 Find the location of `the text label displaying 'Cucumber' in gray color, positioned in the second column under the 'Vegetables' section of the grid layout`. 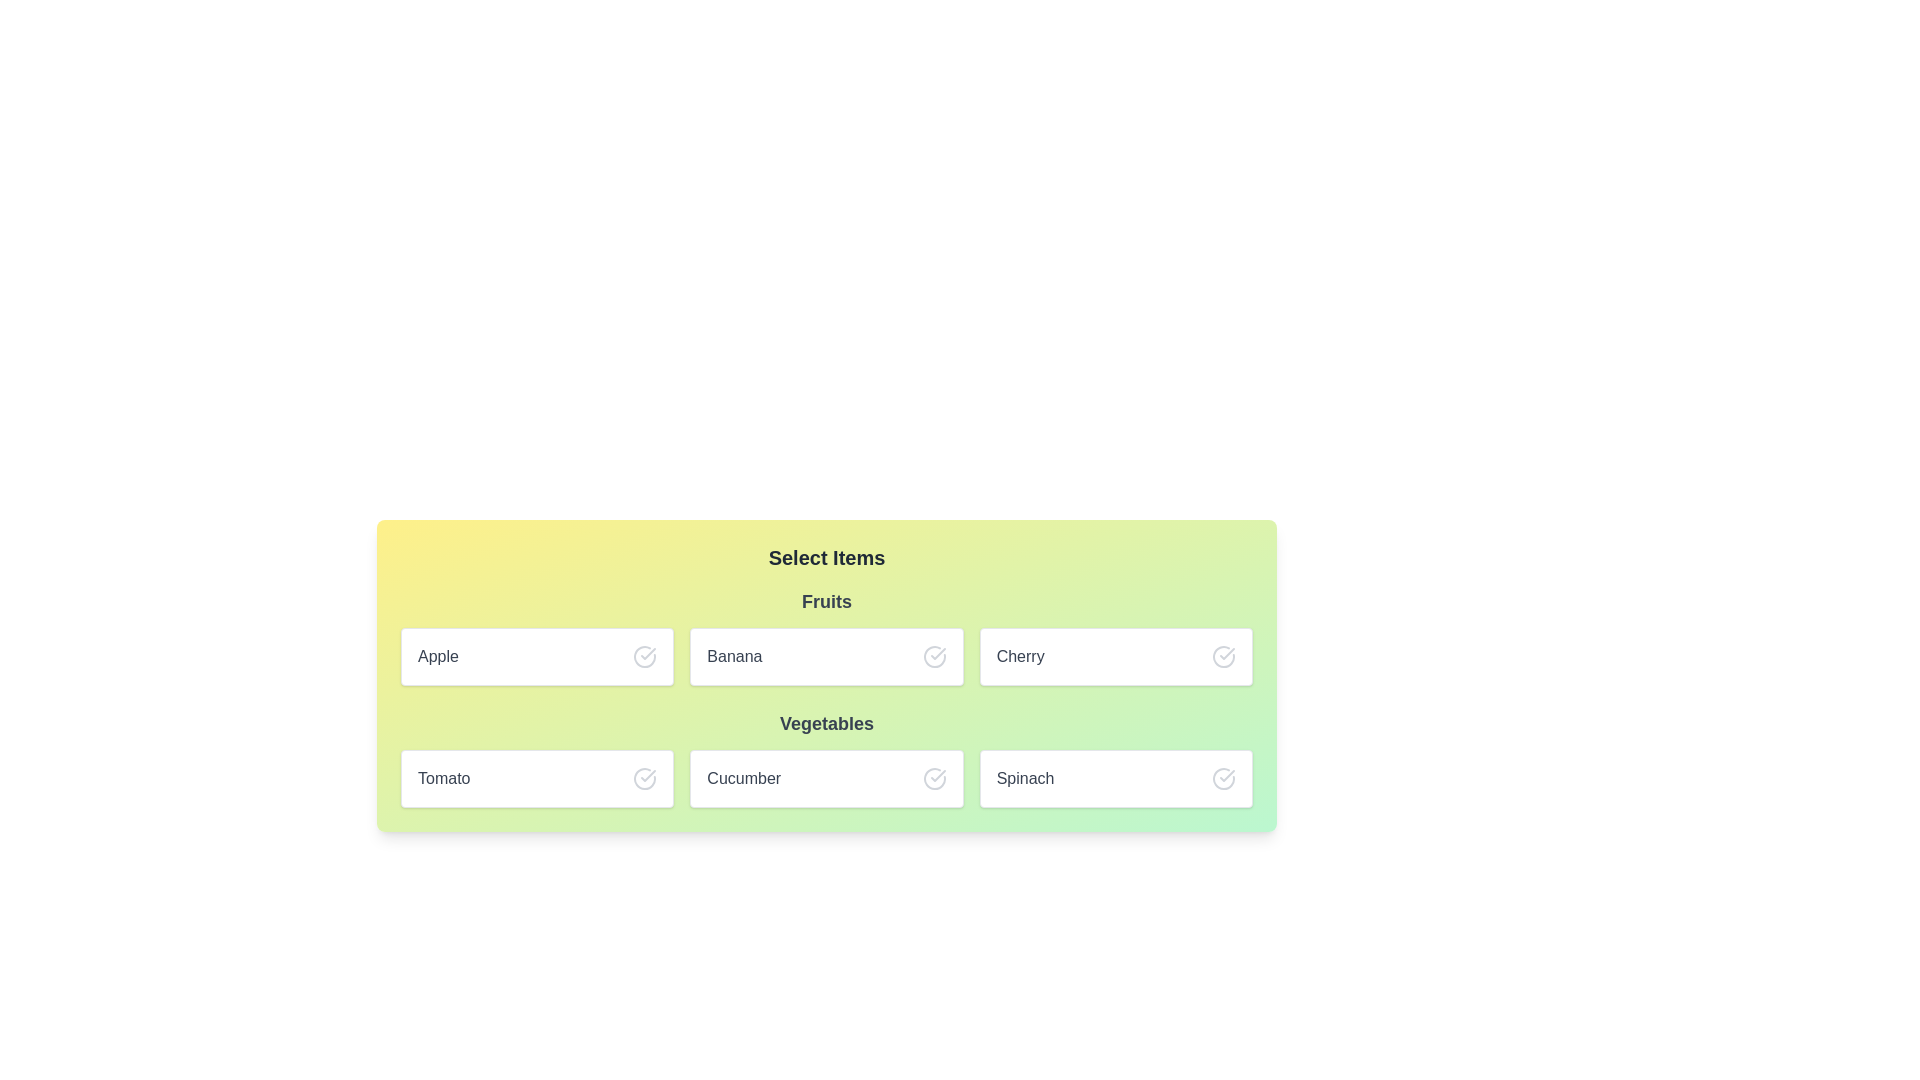

the text label displaying 'Cucumber' in gray color, positioned in the second column under the 'Vegetables' section of the grid layout is located at coordinates (743, 778).